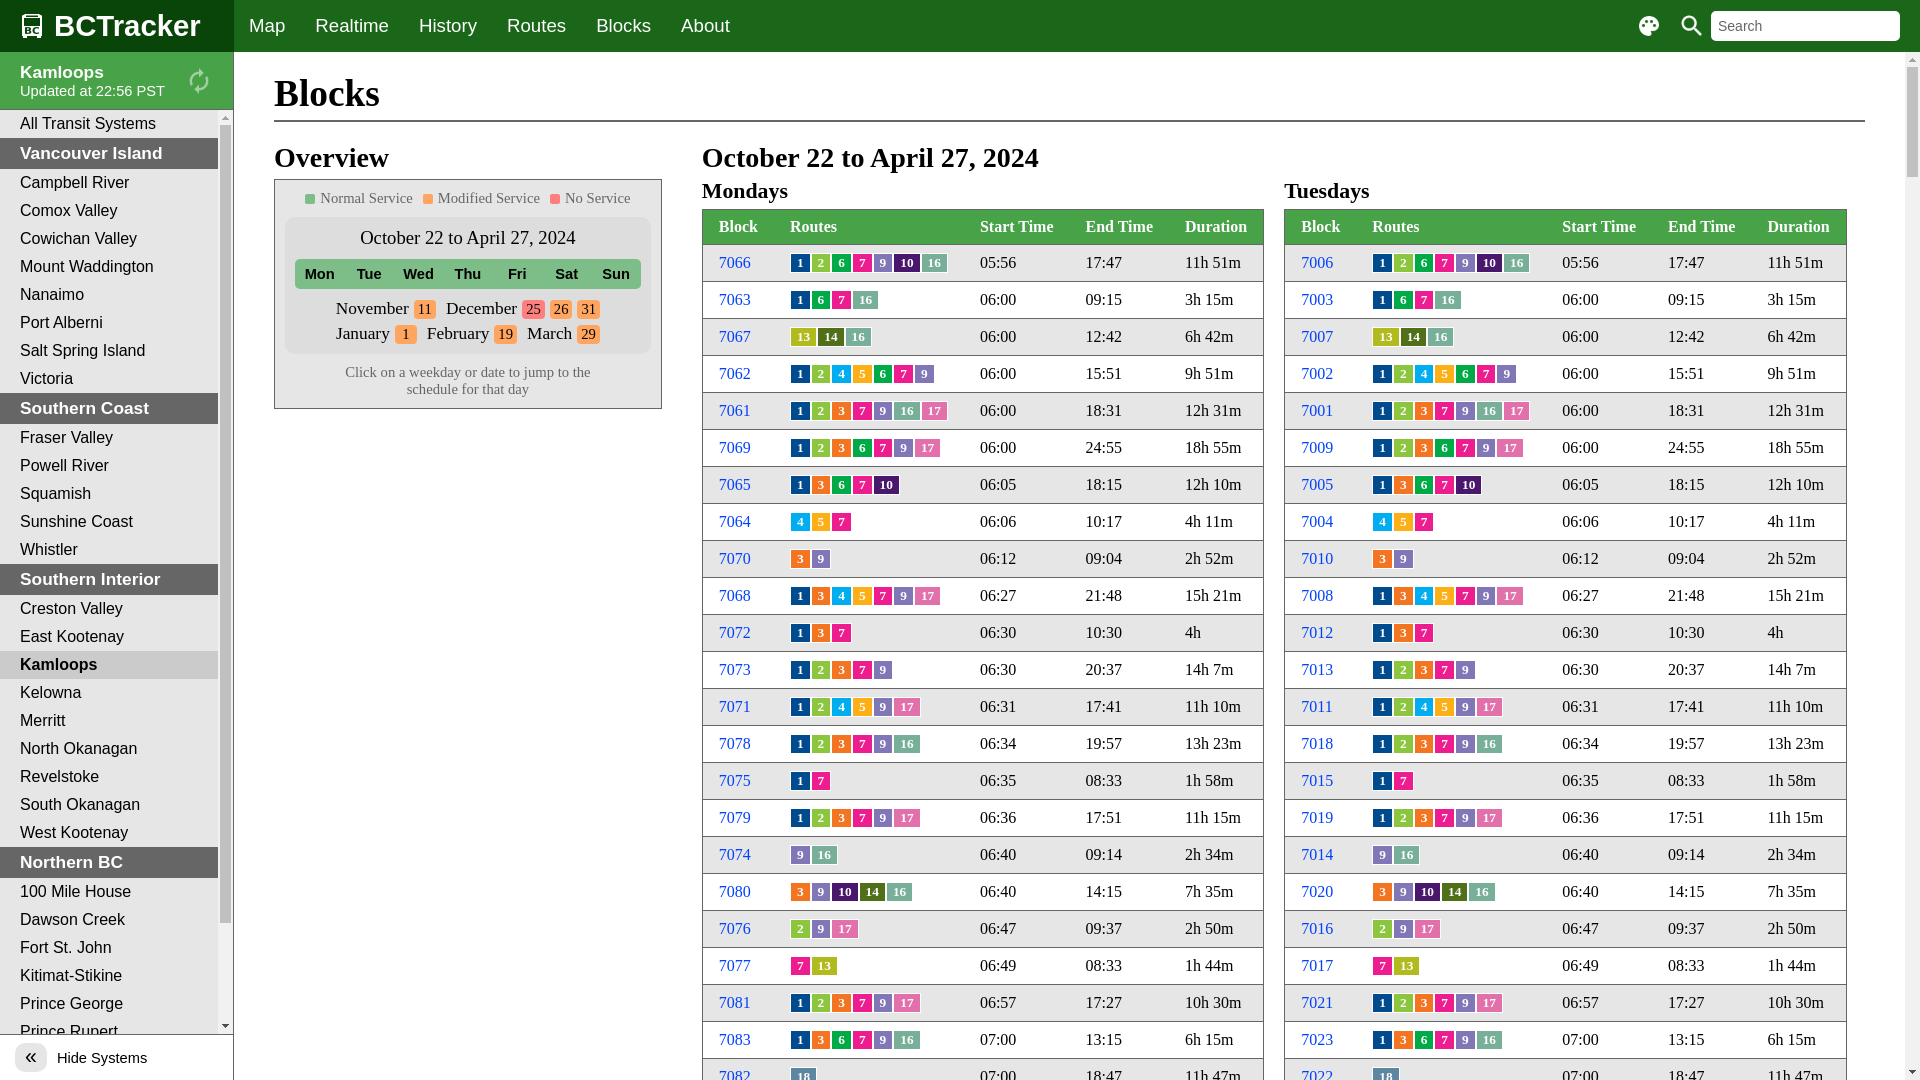 The height and width of the screenshot is (1080, 1920). I want to click on '1', so click(800, 300).